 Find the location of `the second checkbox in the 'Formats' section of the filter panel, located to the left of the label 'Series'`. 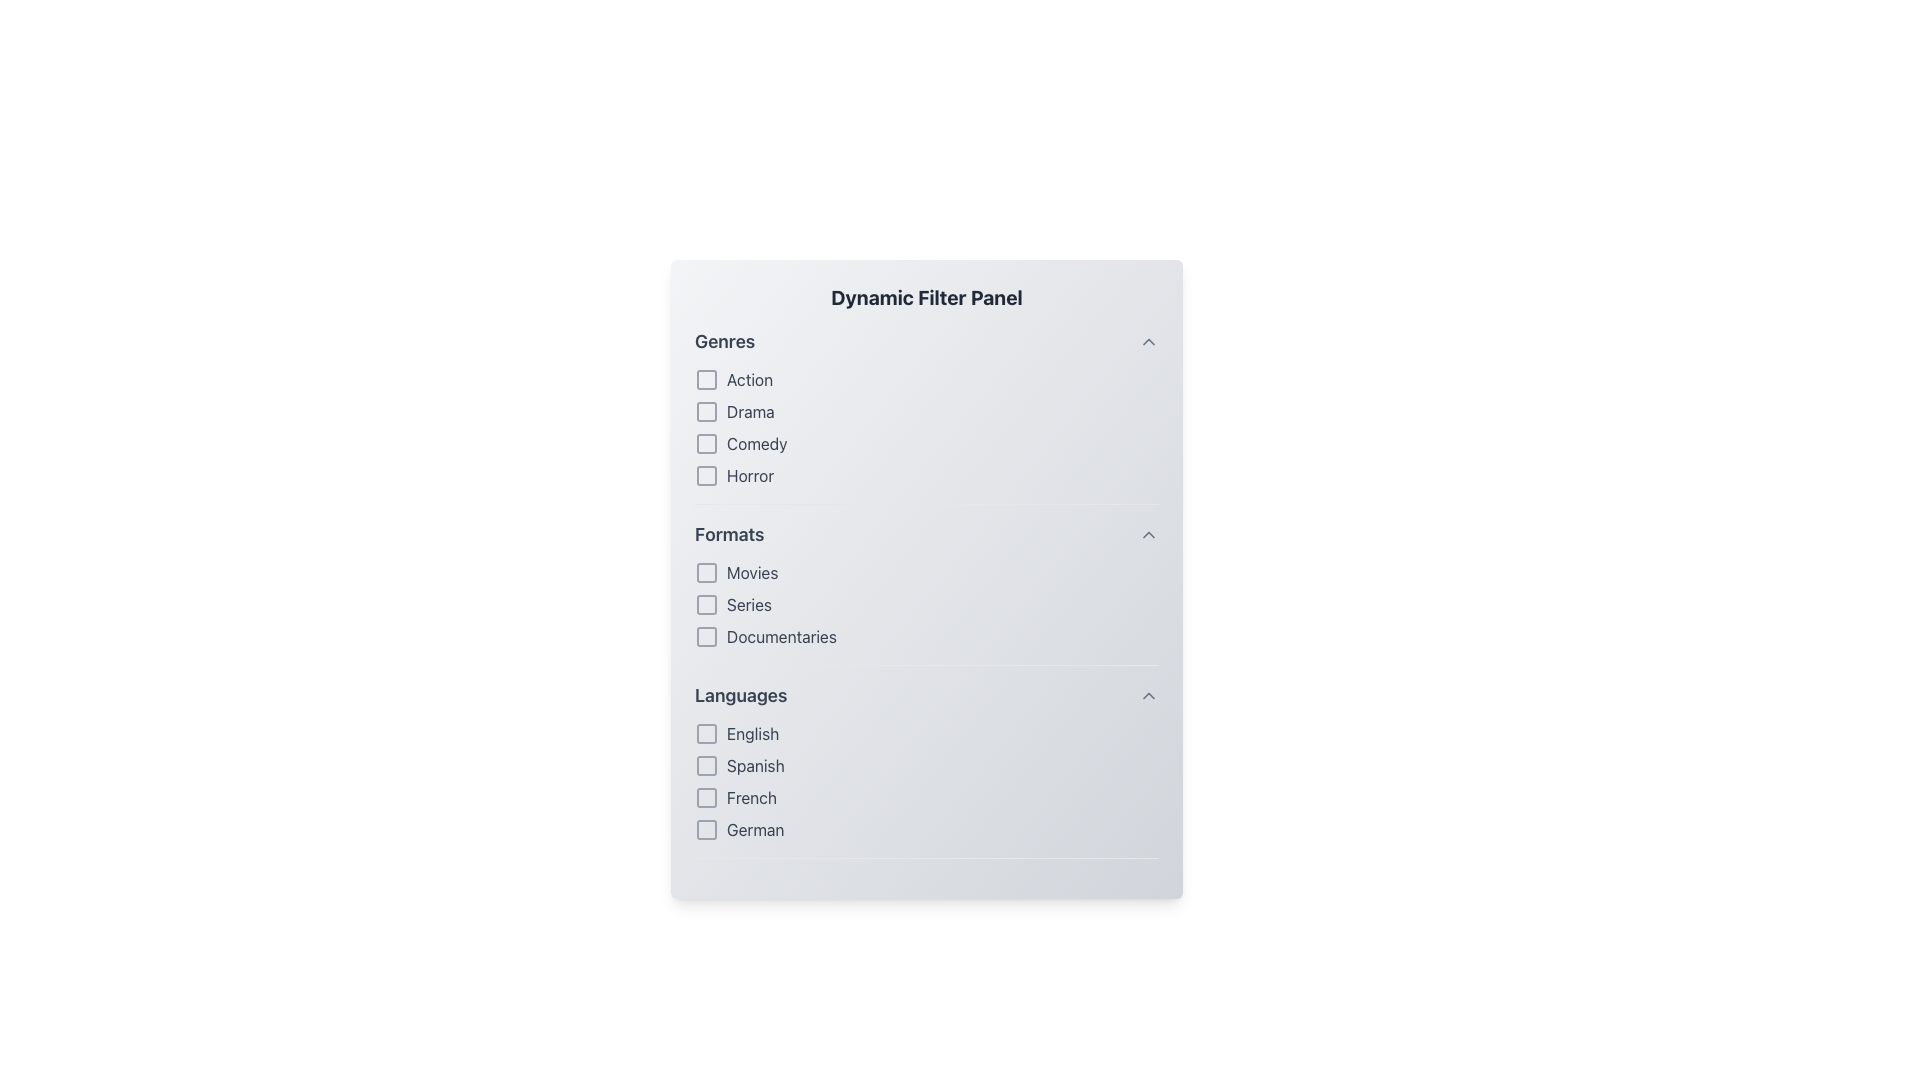

the second checkbox in the 'Formats' section of the filter panel, located to the left of the label 'Series' is located at coordinates (706, 604).